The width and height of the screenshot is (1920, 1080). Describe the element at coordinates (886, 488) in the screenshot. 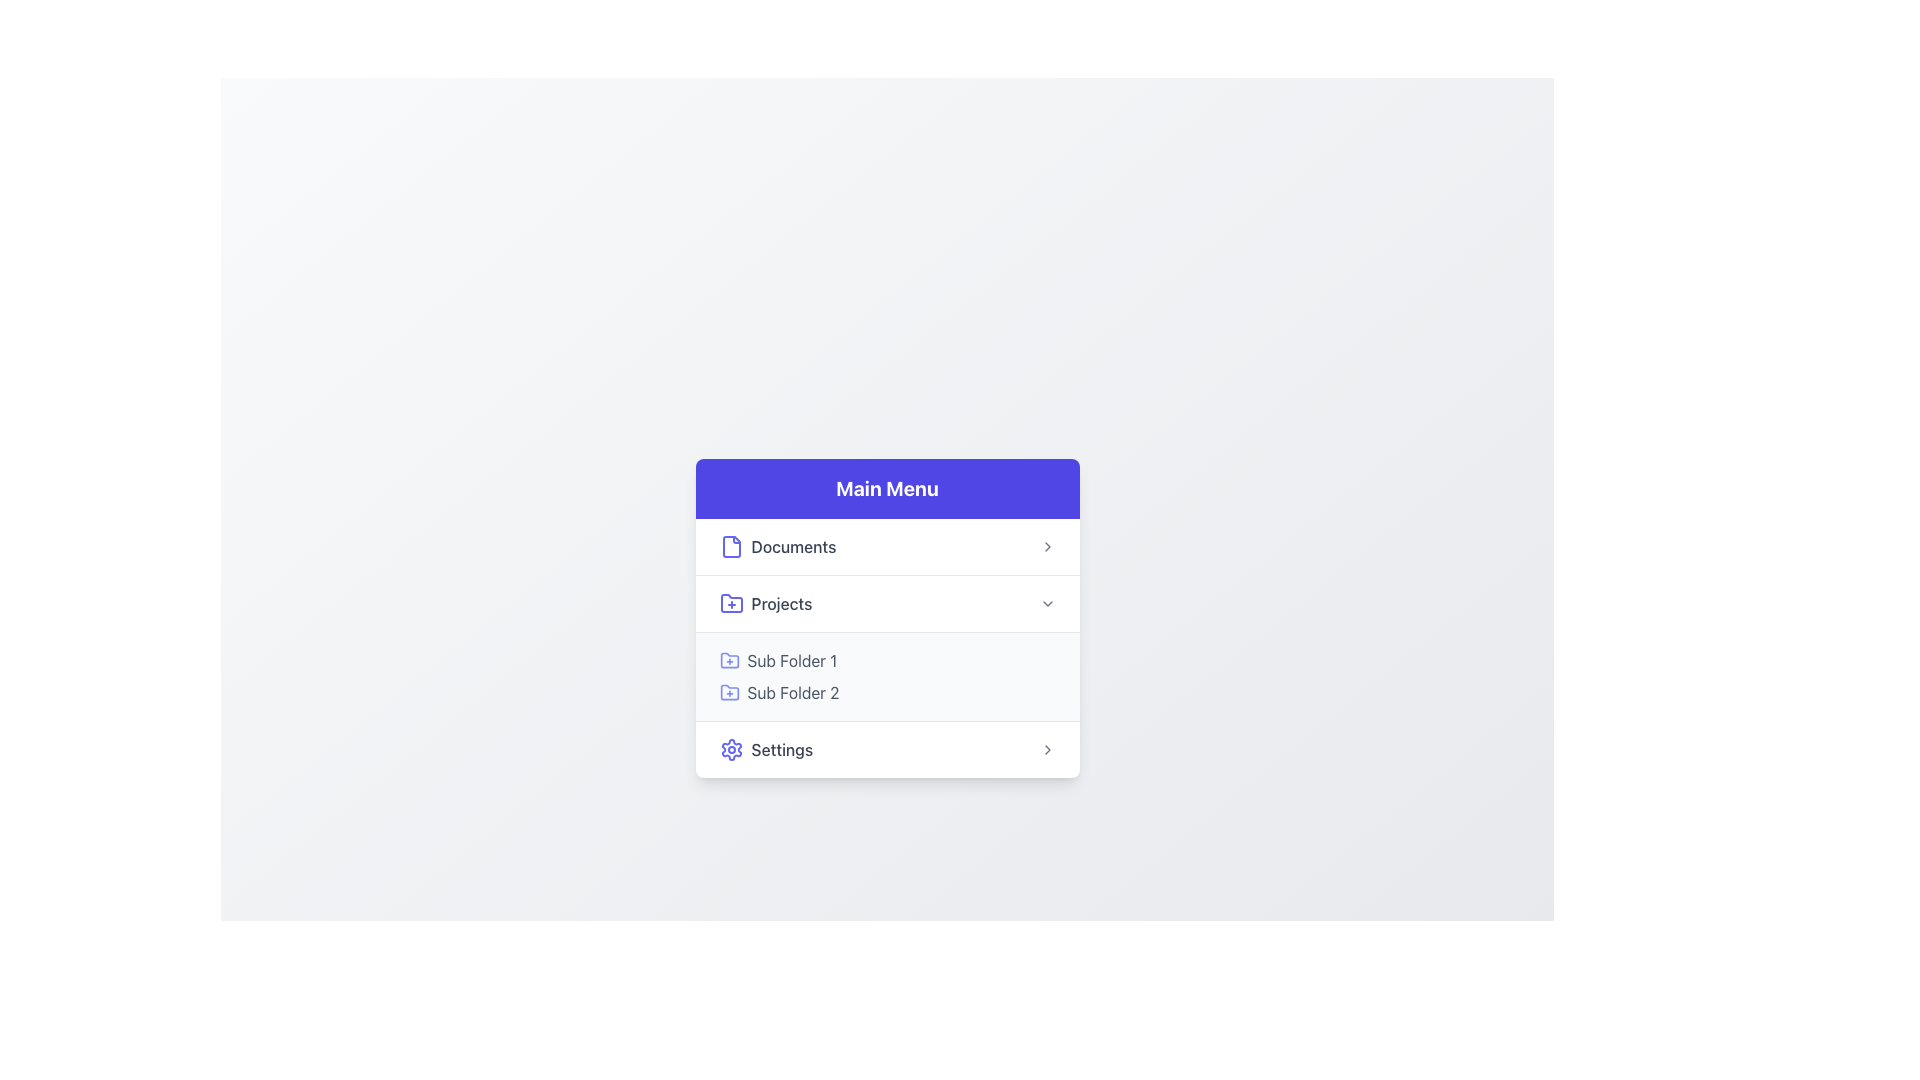

I see `text from the title label located at the top center of the pop-up menu, which provides context for the menu options` at that location.